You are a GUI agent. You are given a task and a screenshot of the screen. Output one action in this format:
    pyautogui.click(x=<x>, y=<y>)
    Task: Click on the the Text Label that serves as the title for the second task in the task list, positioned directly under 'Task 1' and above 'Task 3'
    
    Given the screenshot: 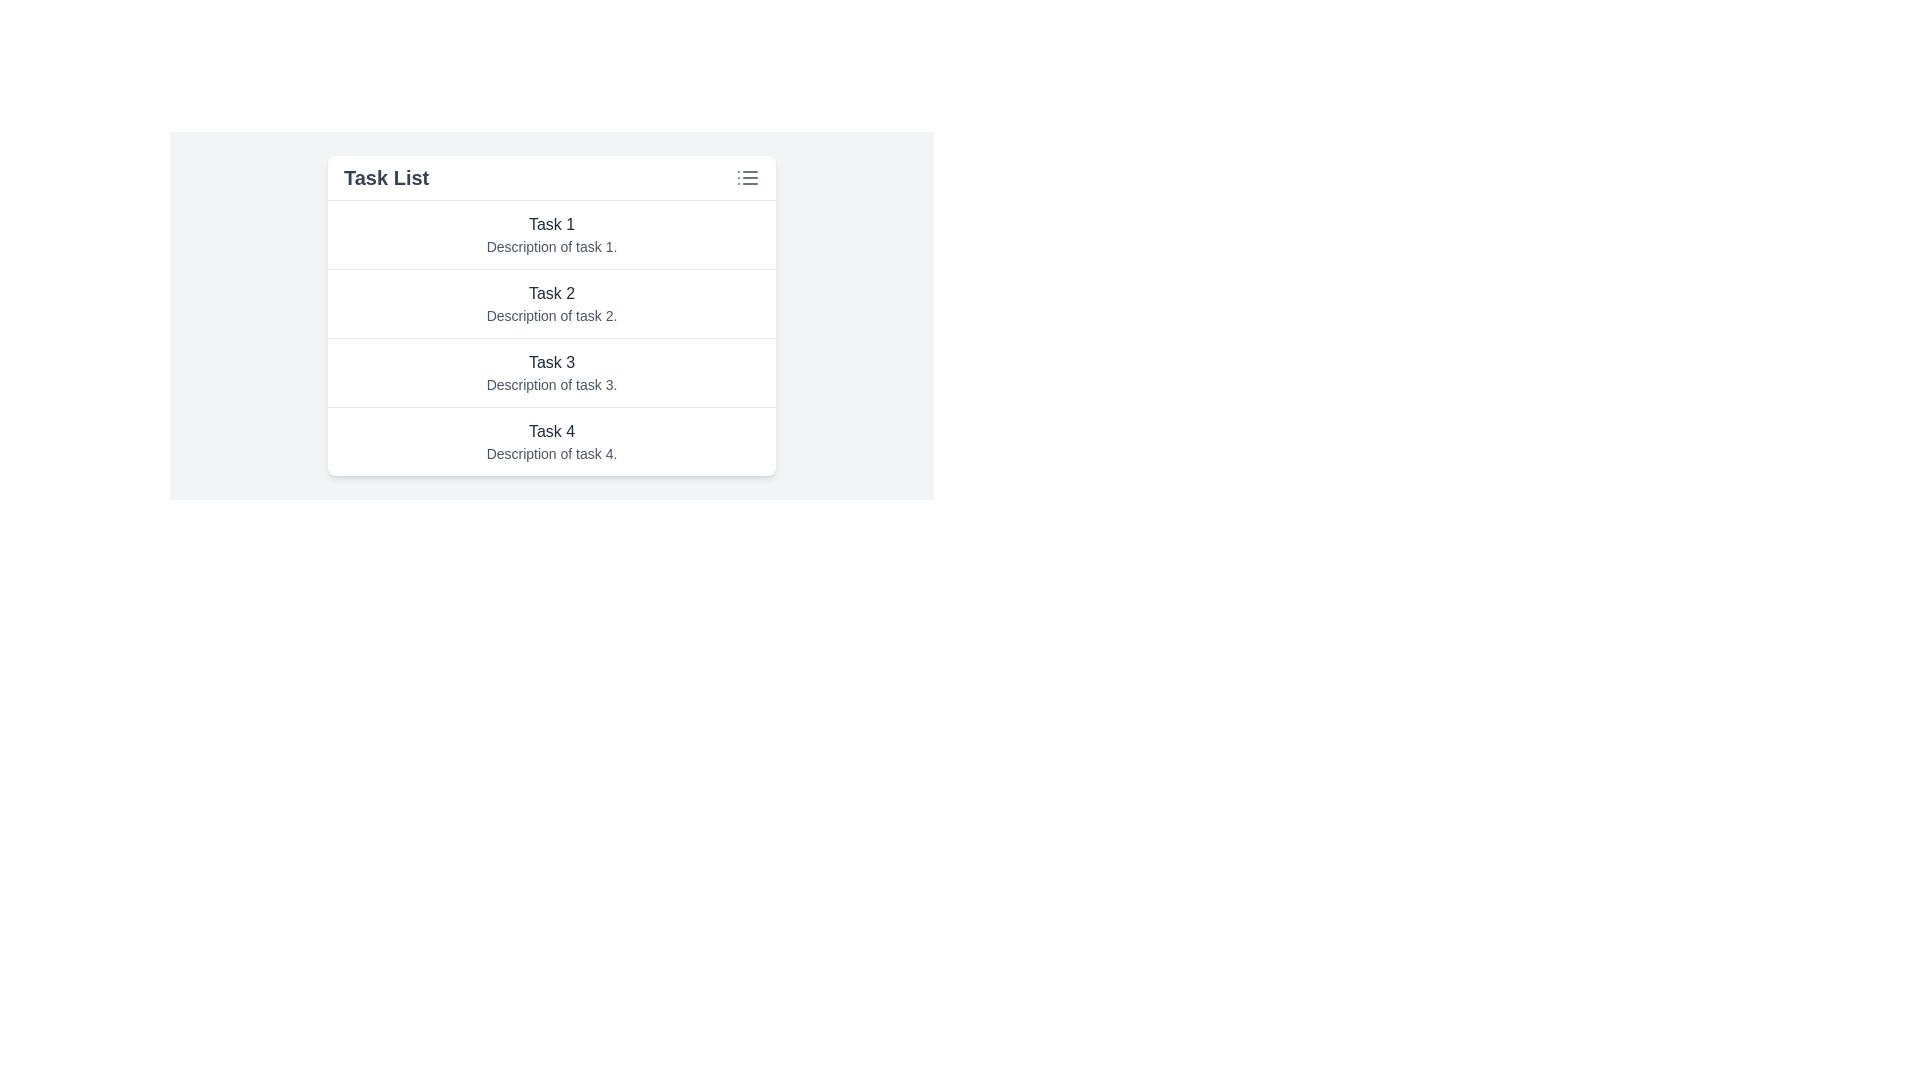 What is the action you would take?
    pyautogui.click(x=552, y=293)
    